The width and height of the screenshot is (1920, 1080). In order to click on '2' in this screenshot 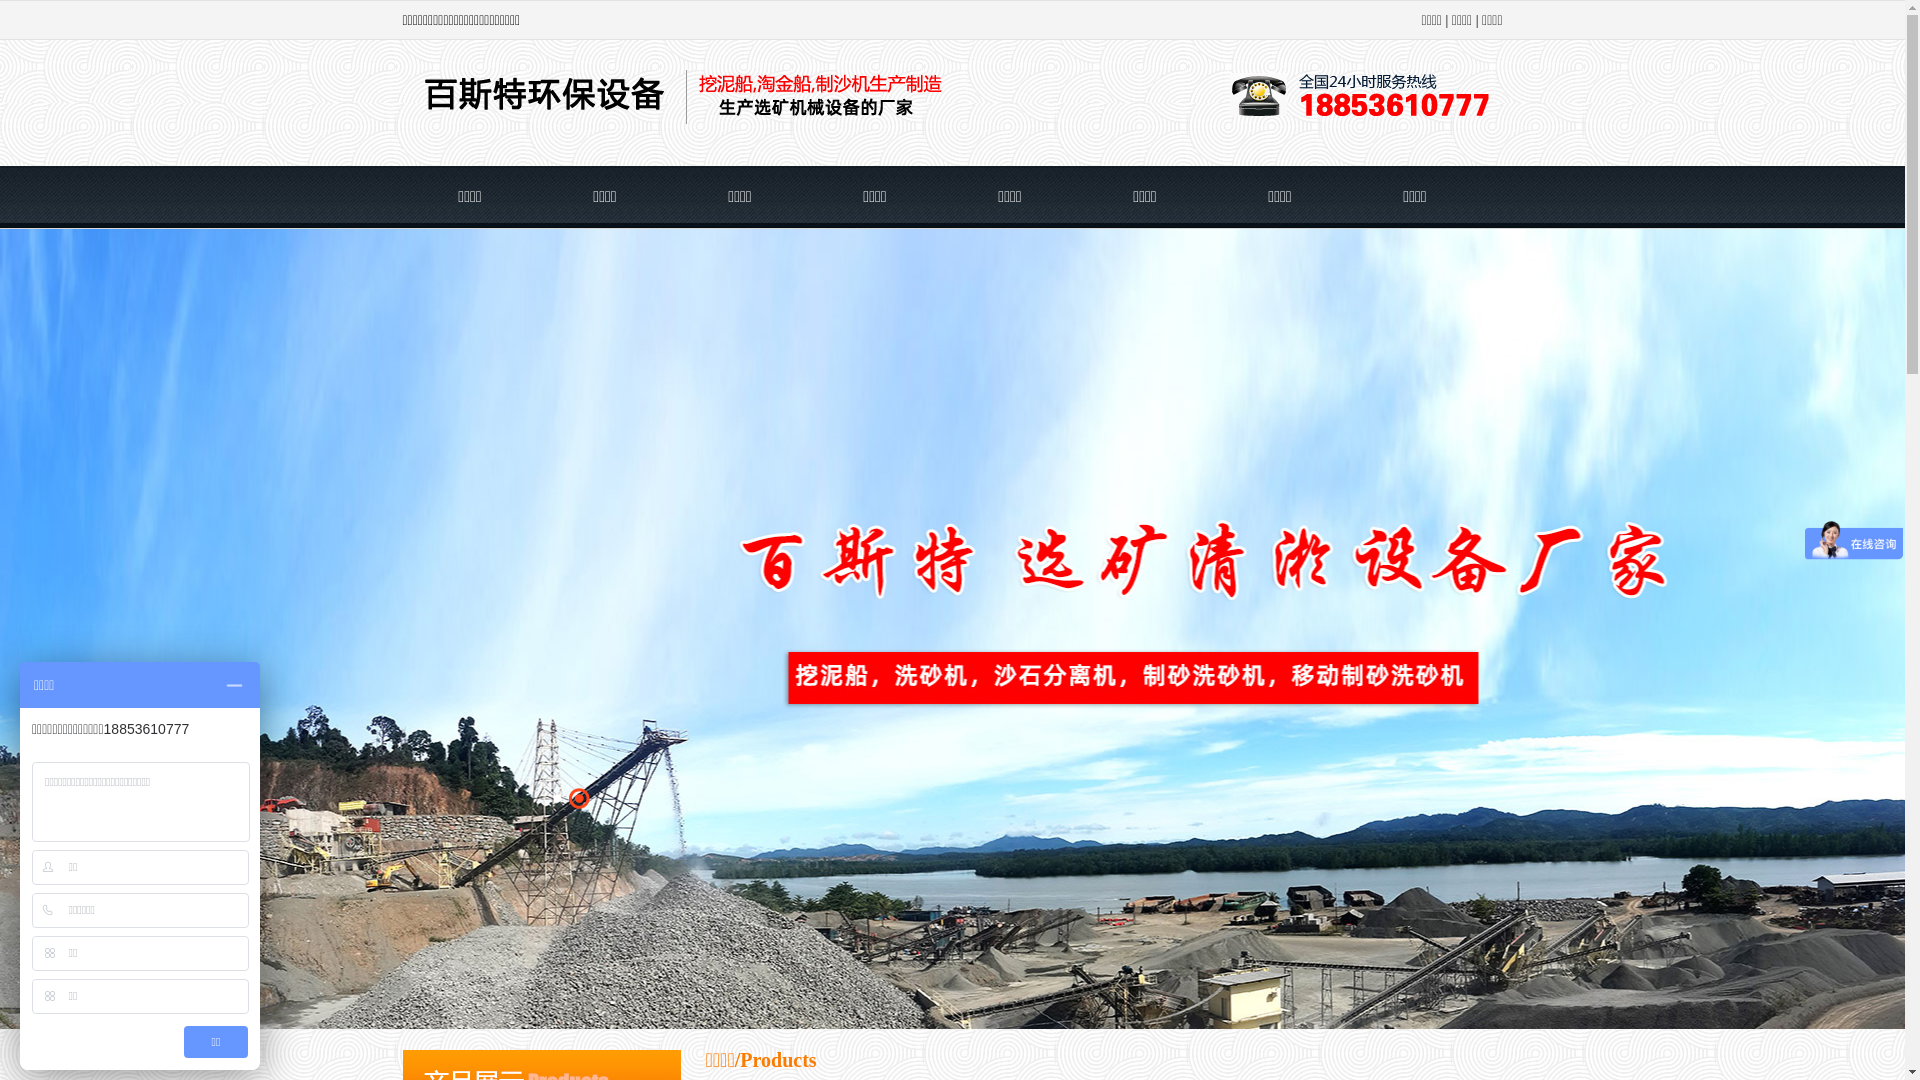, I will do `click(577, 797)`.